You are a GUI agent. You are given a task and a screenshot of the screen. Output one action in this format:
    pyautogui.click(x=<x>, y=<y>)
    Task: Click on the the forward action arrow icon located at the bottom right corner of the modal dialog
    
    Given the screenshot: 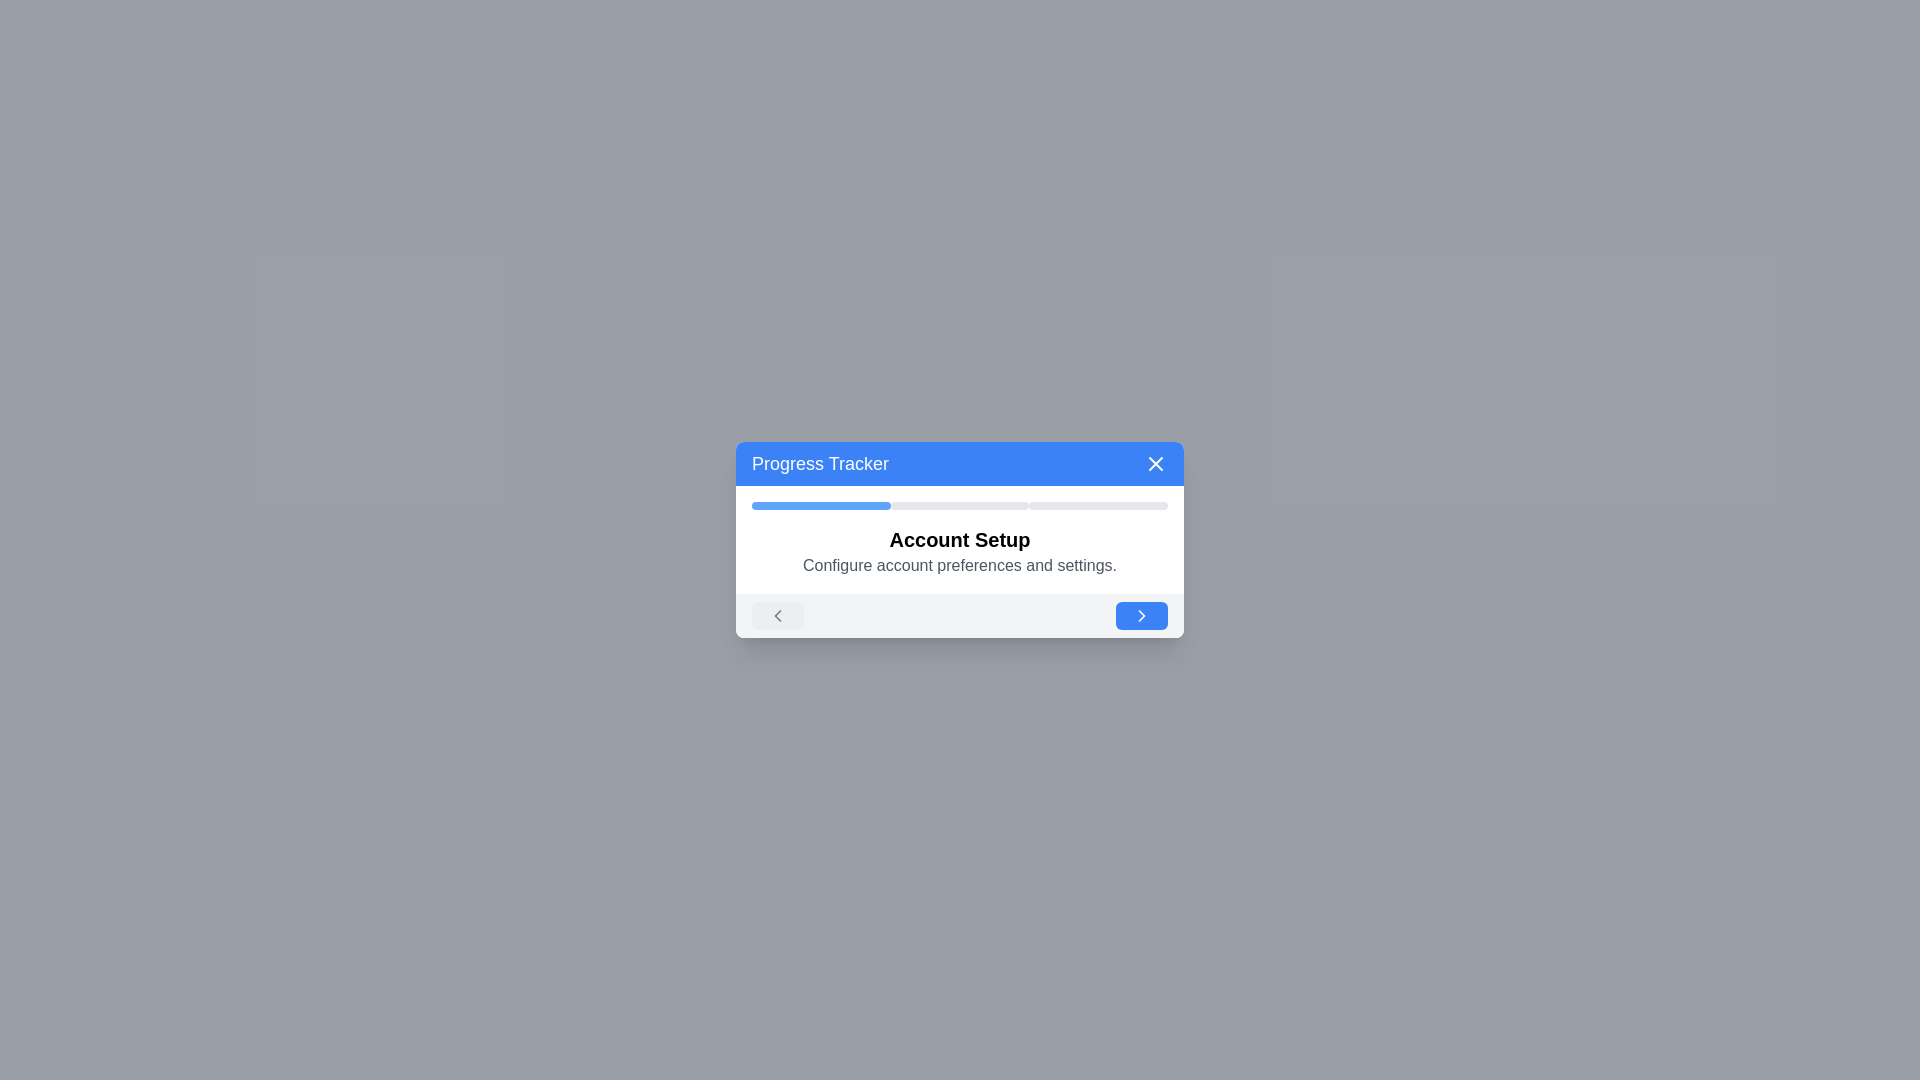 What is the action you would take?
    pyautogui.click(x=1142, y=615)
    